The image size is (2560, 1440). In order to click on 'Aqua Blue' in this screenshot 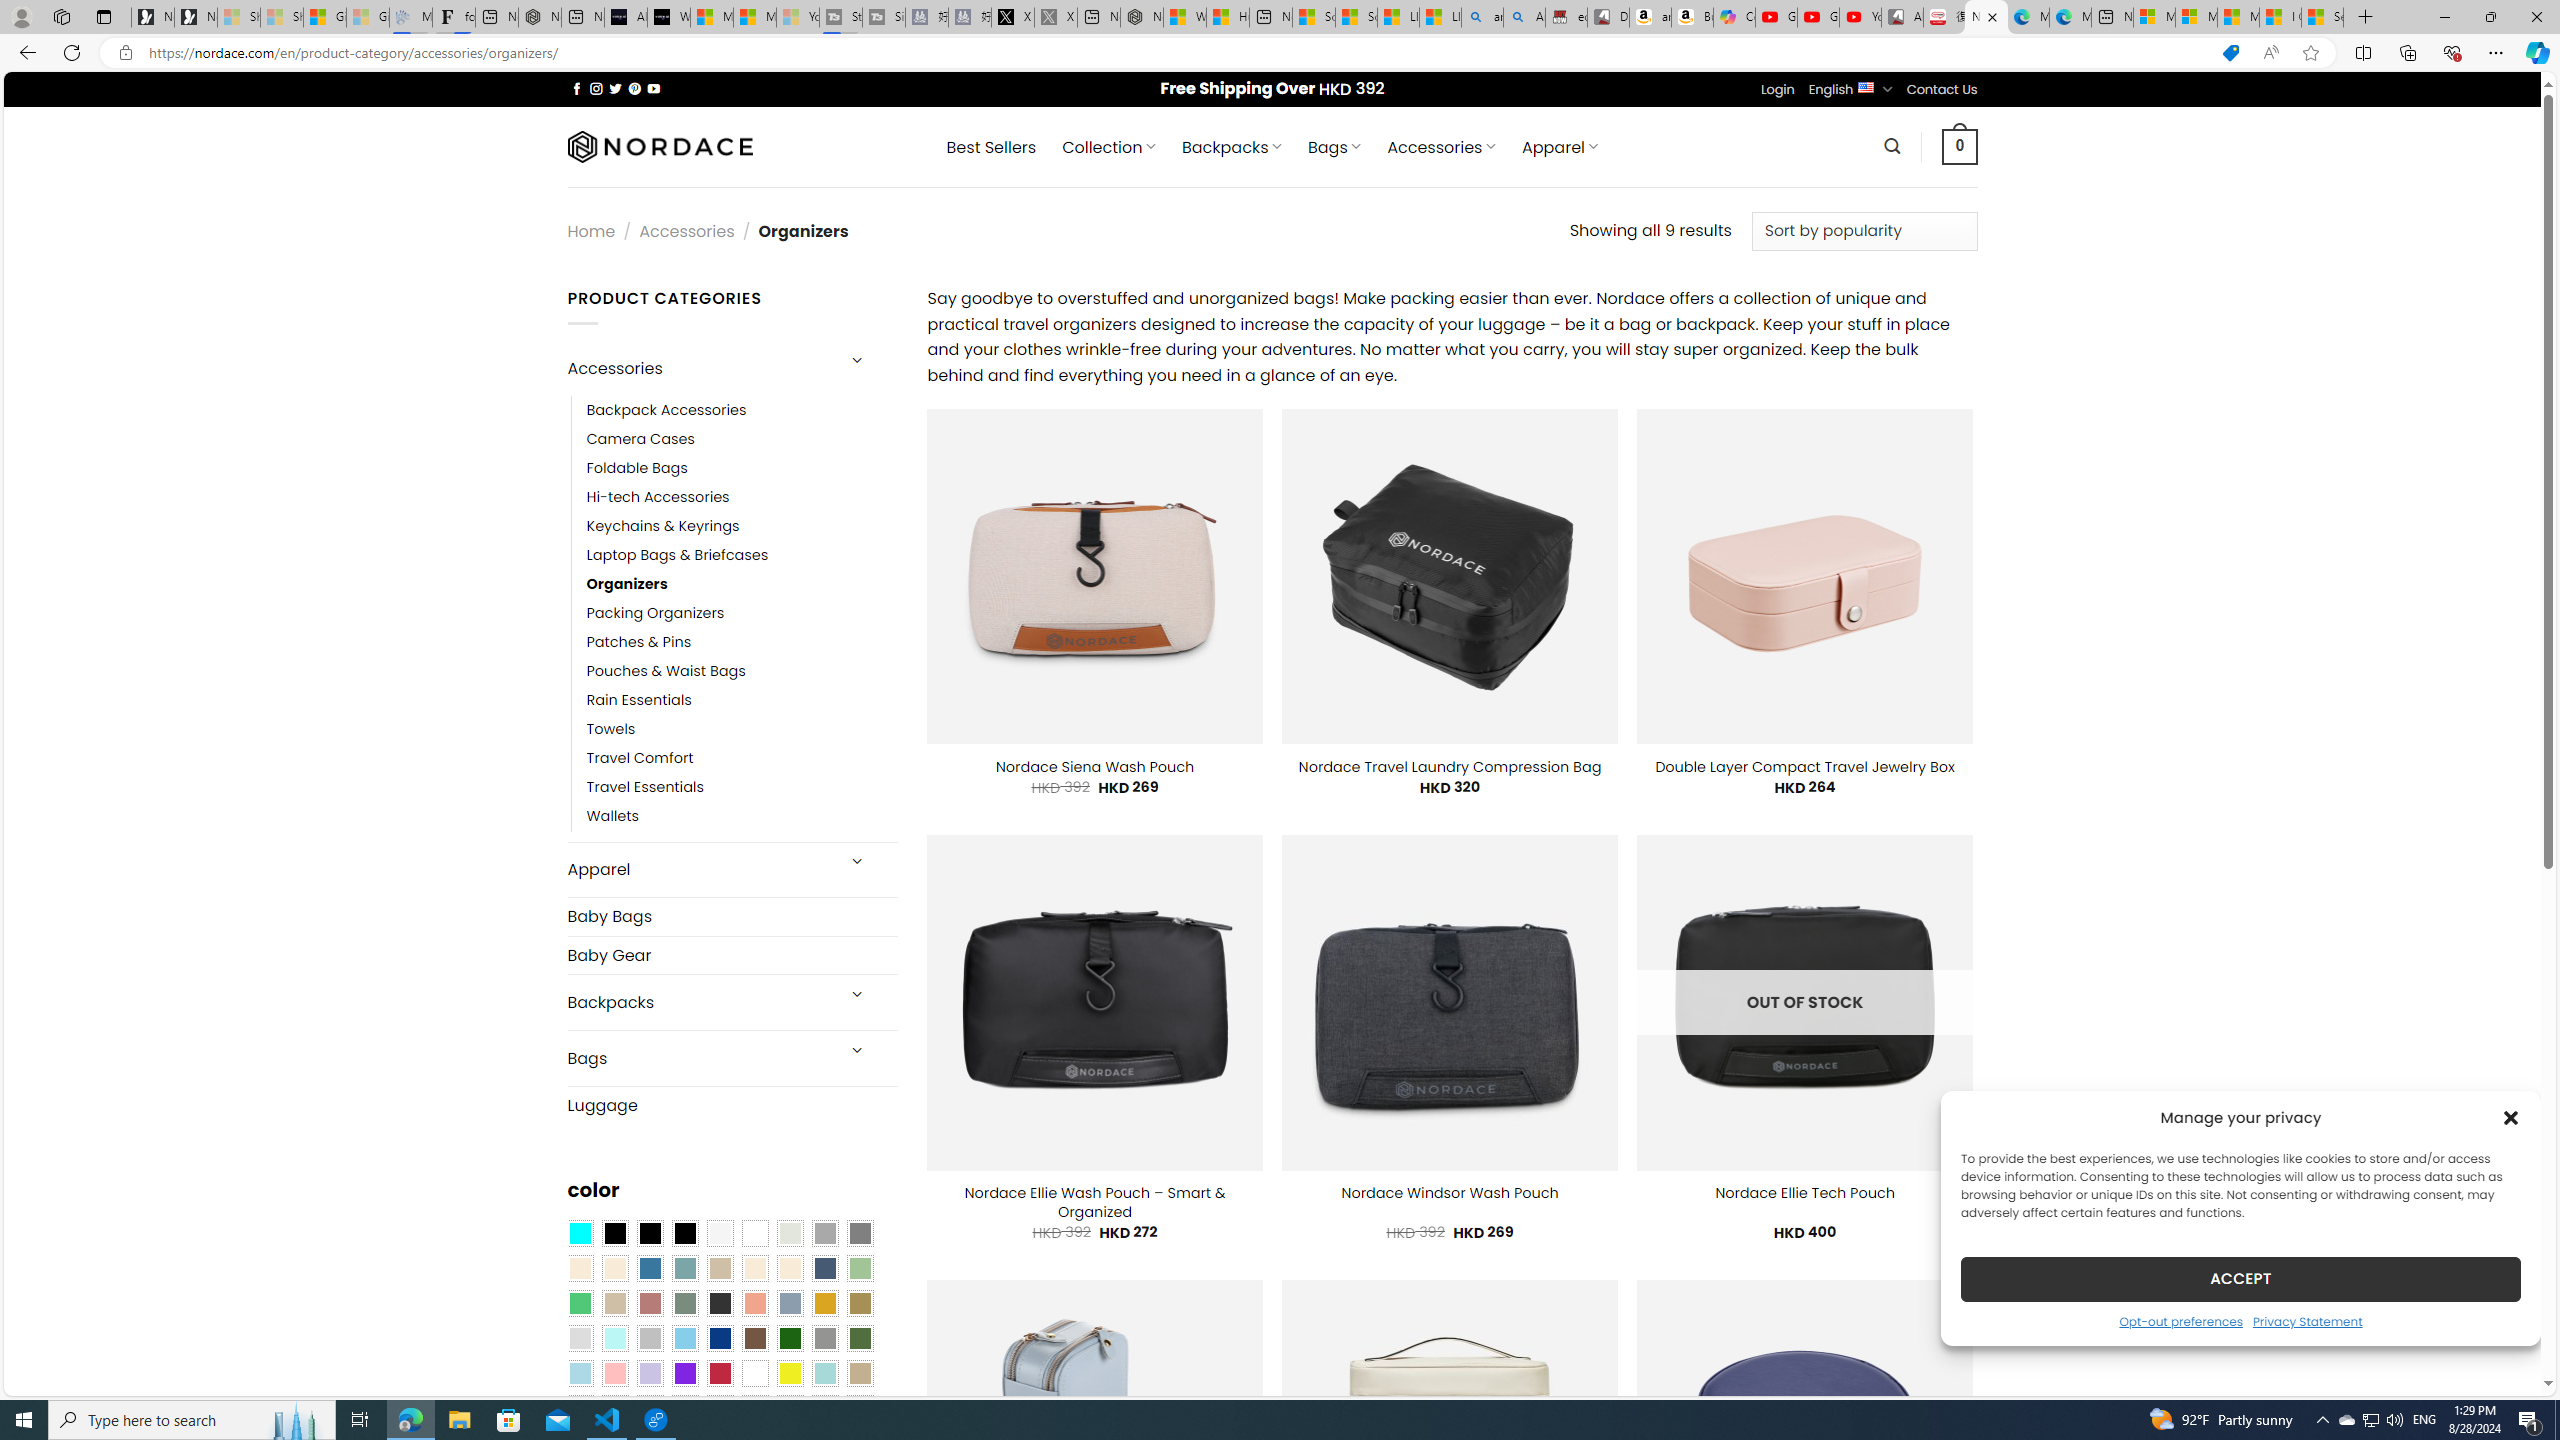, I will do `click(578, 1233)`.